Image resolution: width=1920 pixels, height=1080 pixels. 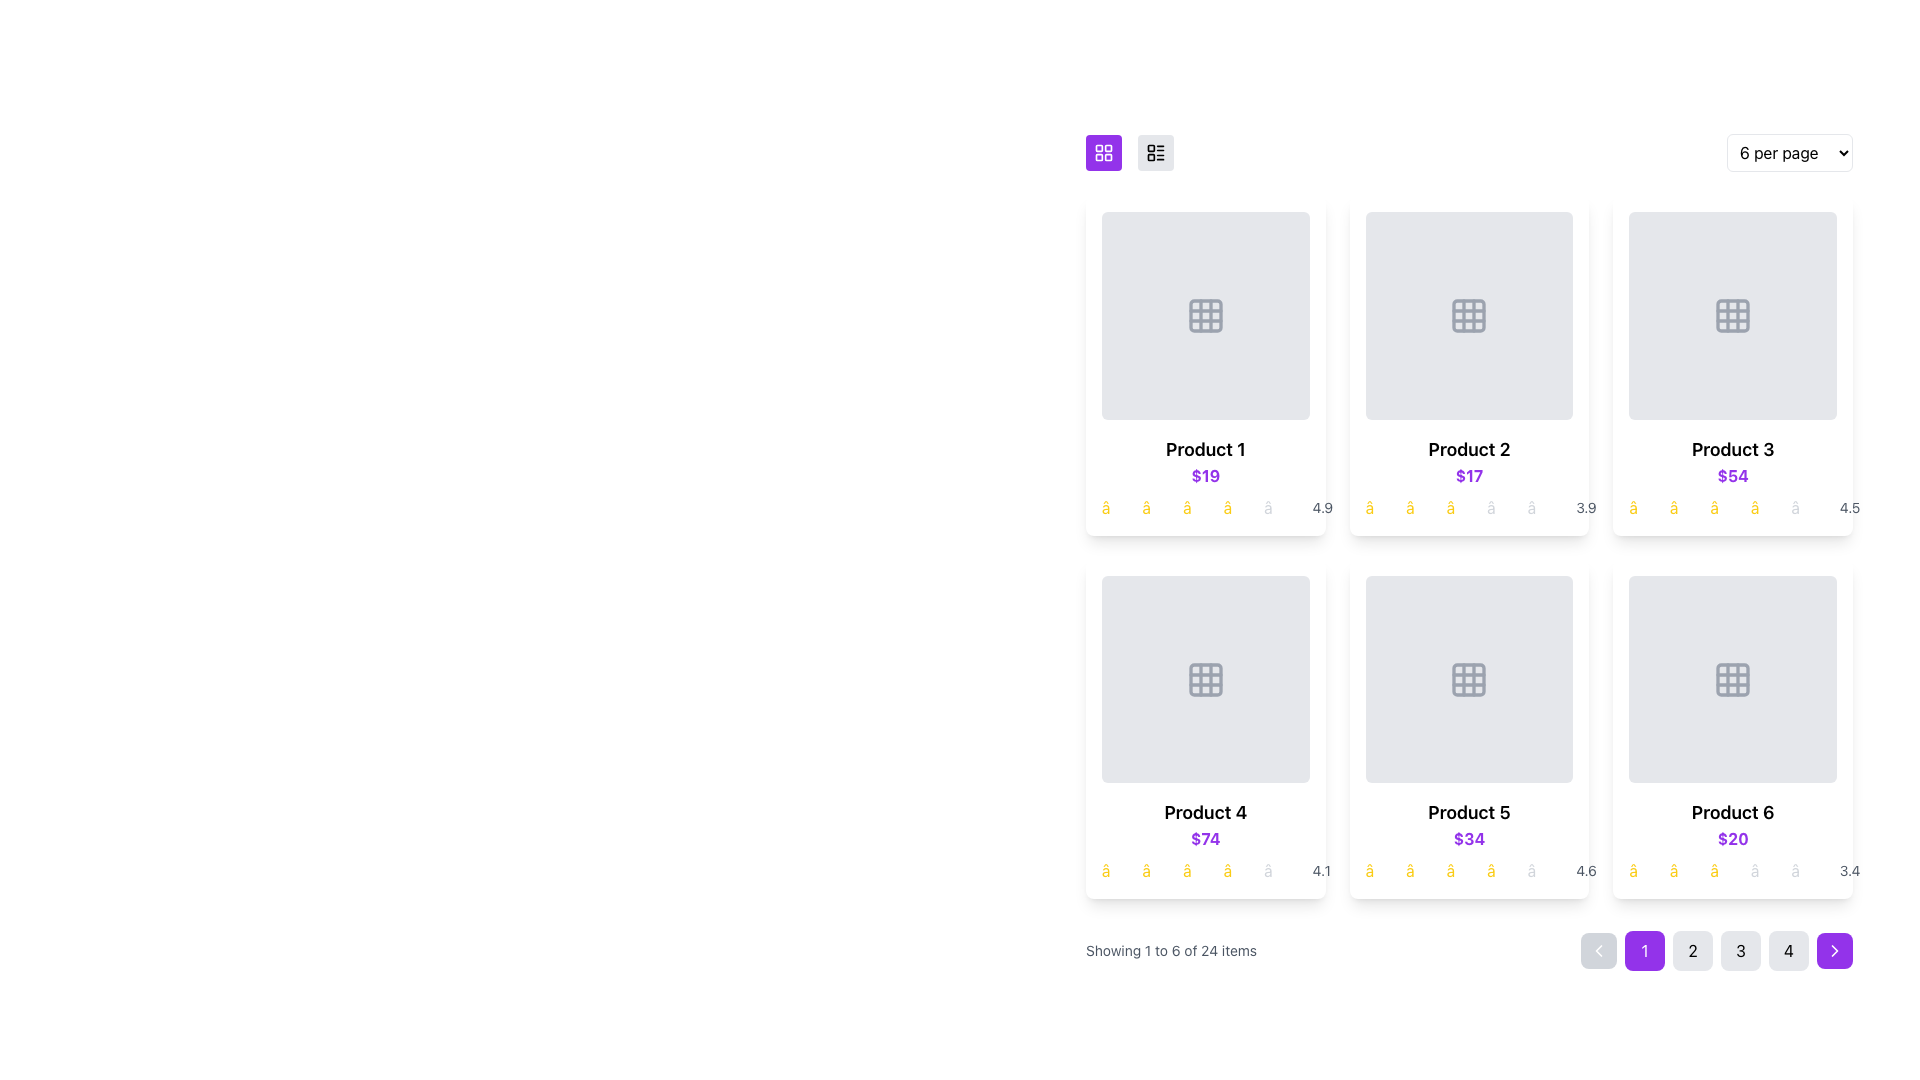 I want to click on the rightward chevron arrow button located at the bottom-right part of the UI, so click(x=1834, y=950).